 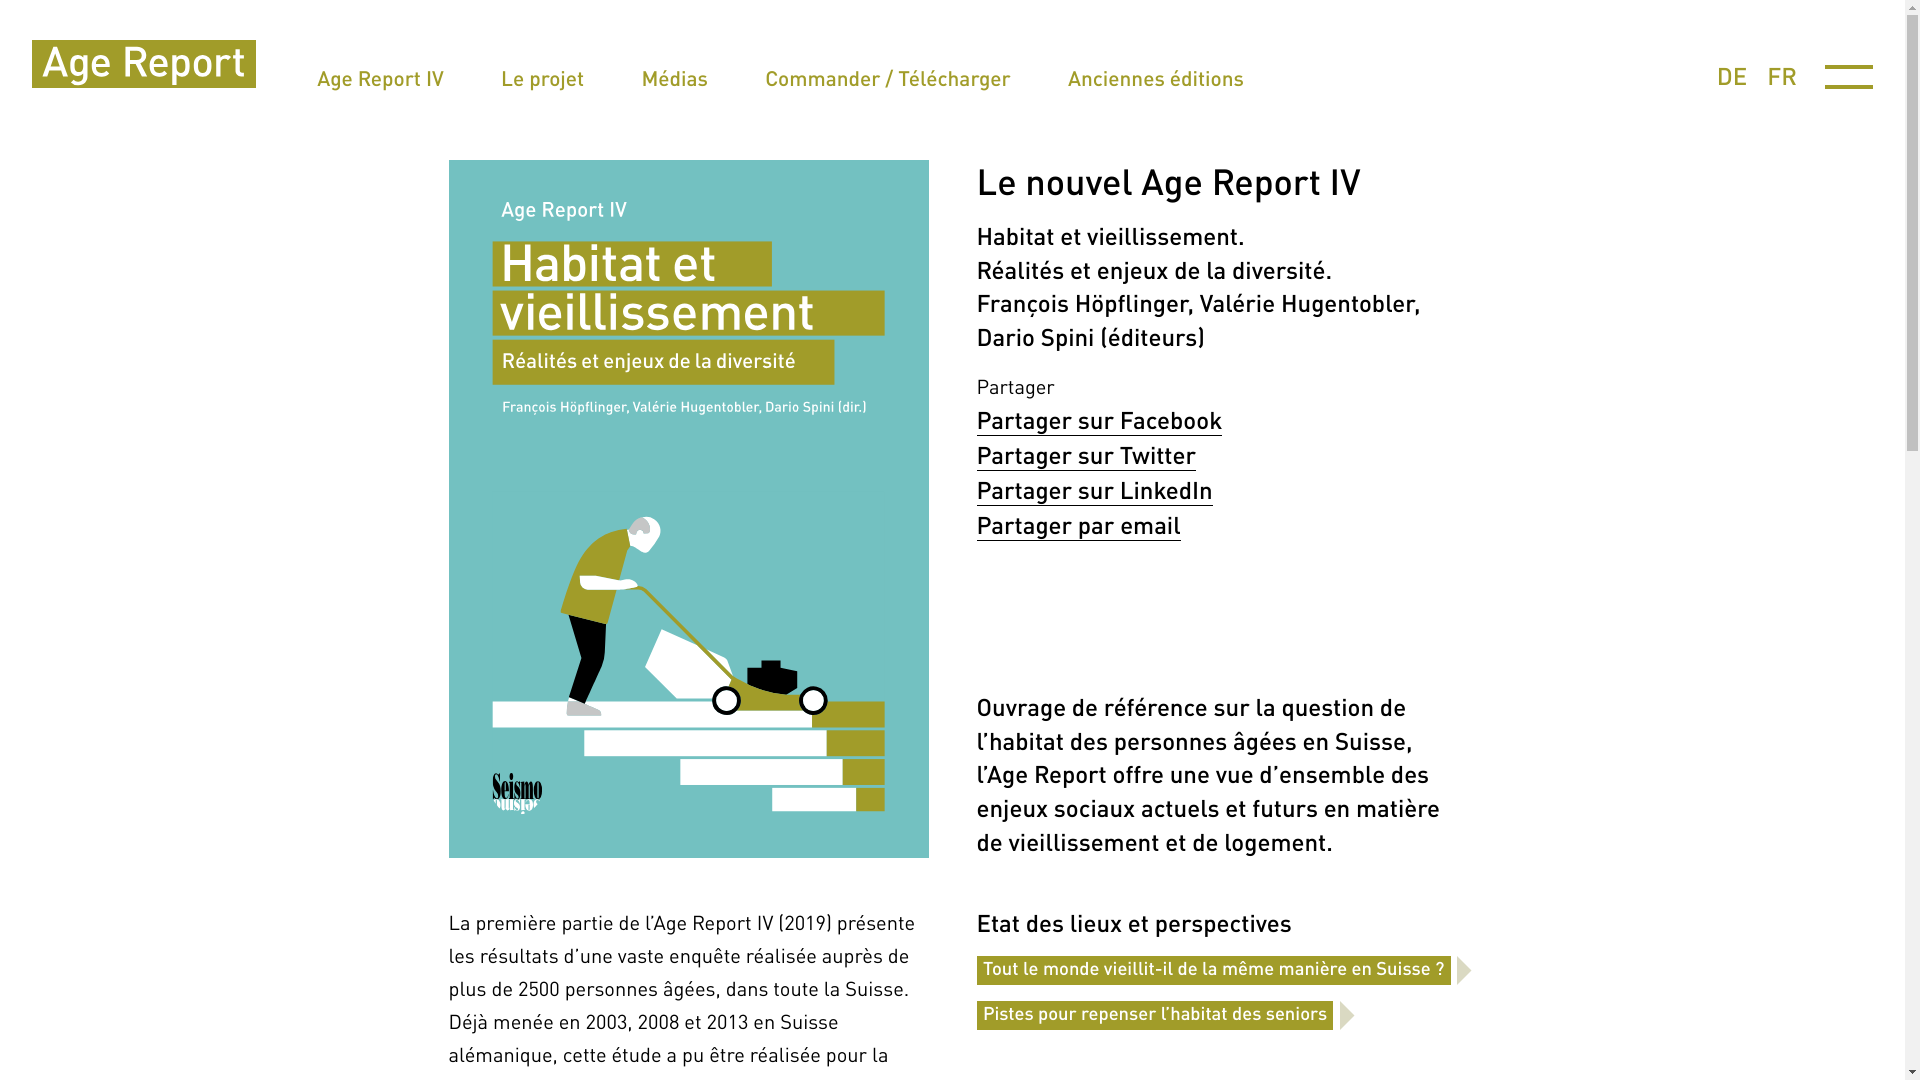 I want to click on 'FR', so click(x=1781, y=74).